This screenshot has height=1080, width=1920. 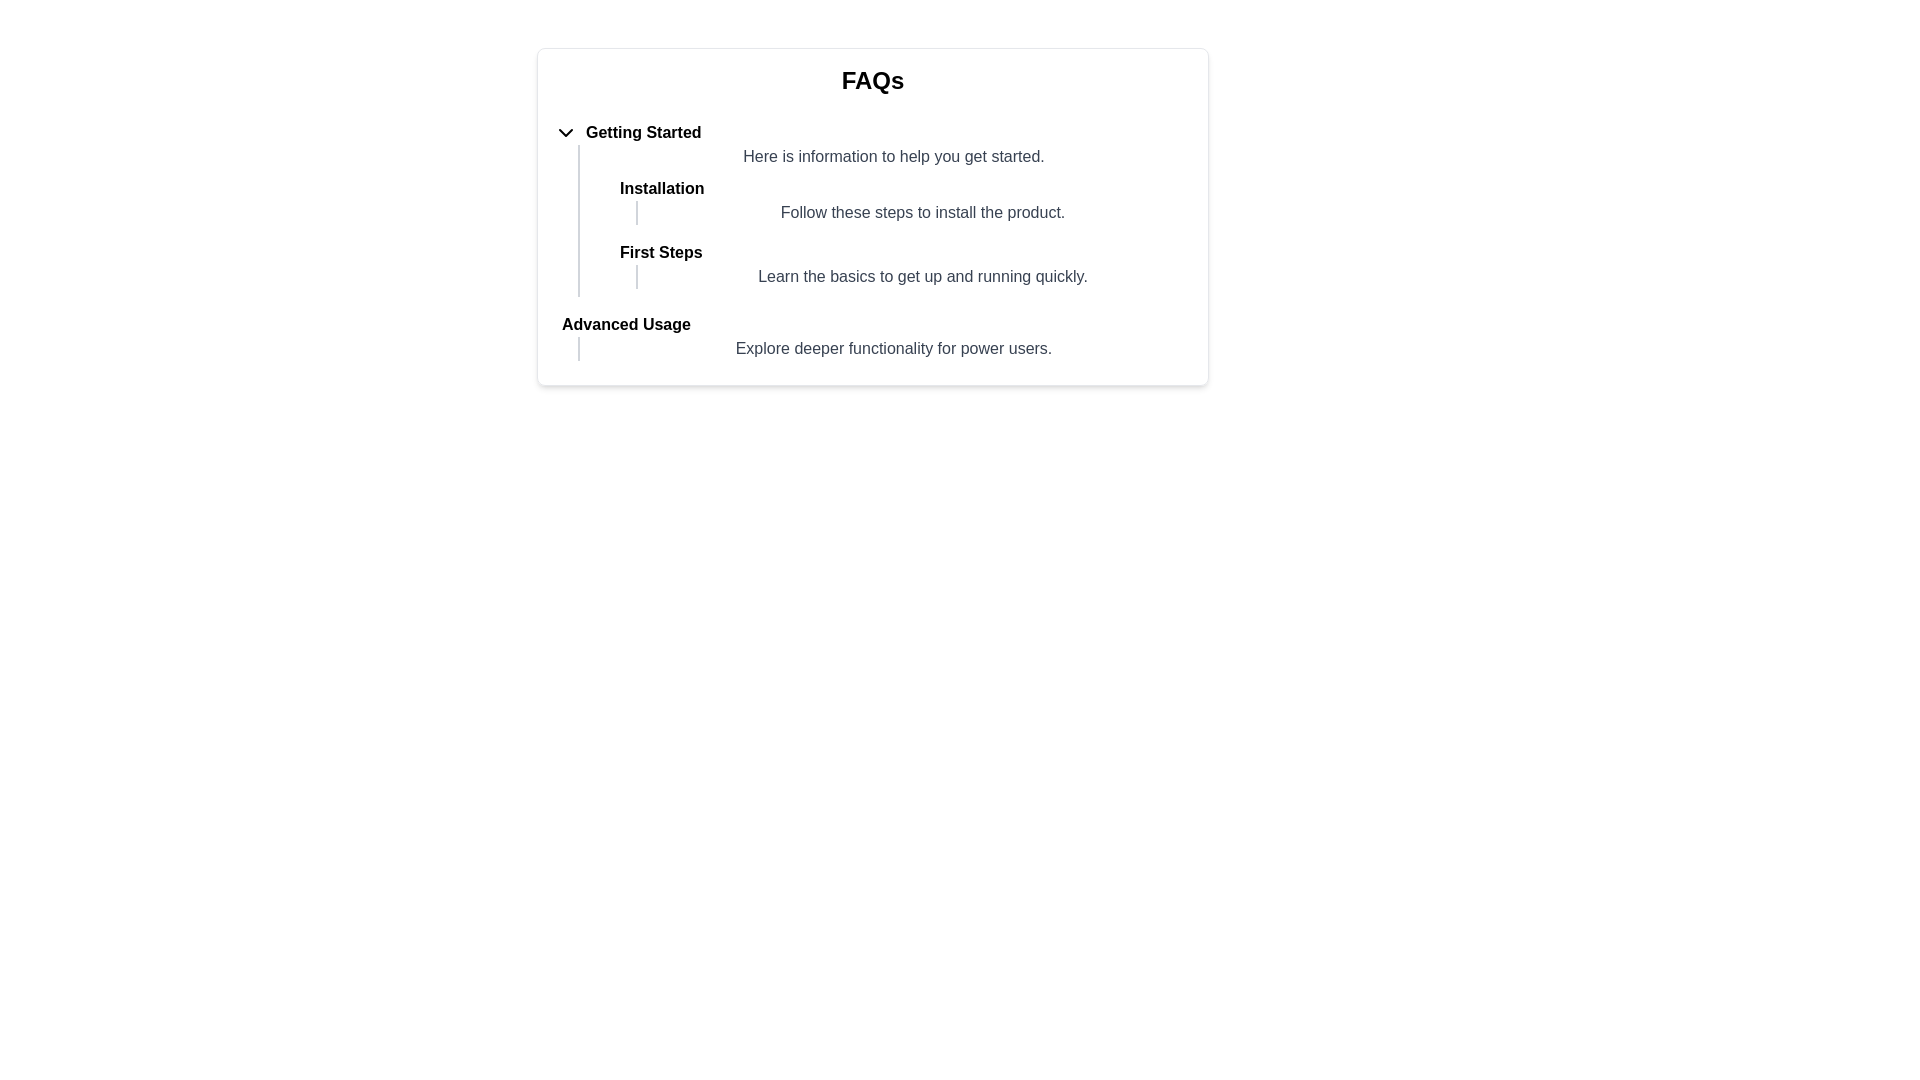 I want to click on instructional text located in the 'FAQs' section under the 'Installation' heading, positioned directly below the heading title, and above the 'First Steps' section, so click(x=912, y=212).